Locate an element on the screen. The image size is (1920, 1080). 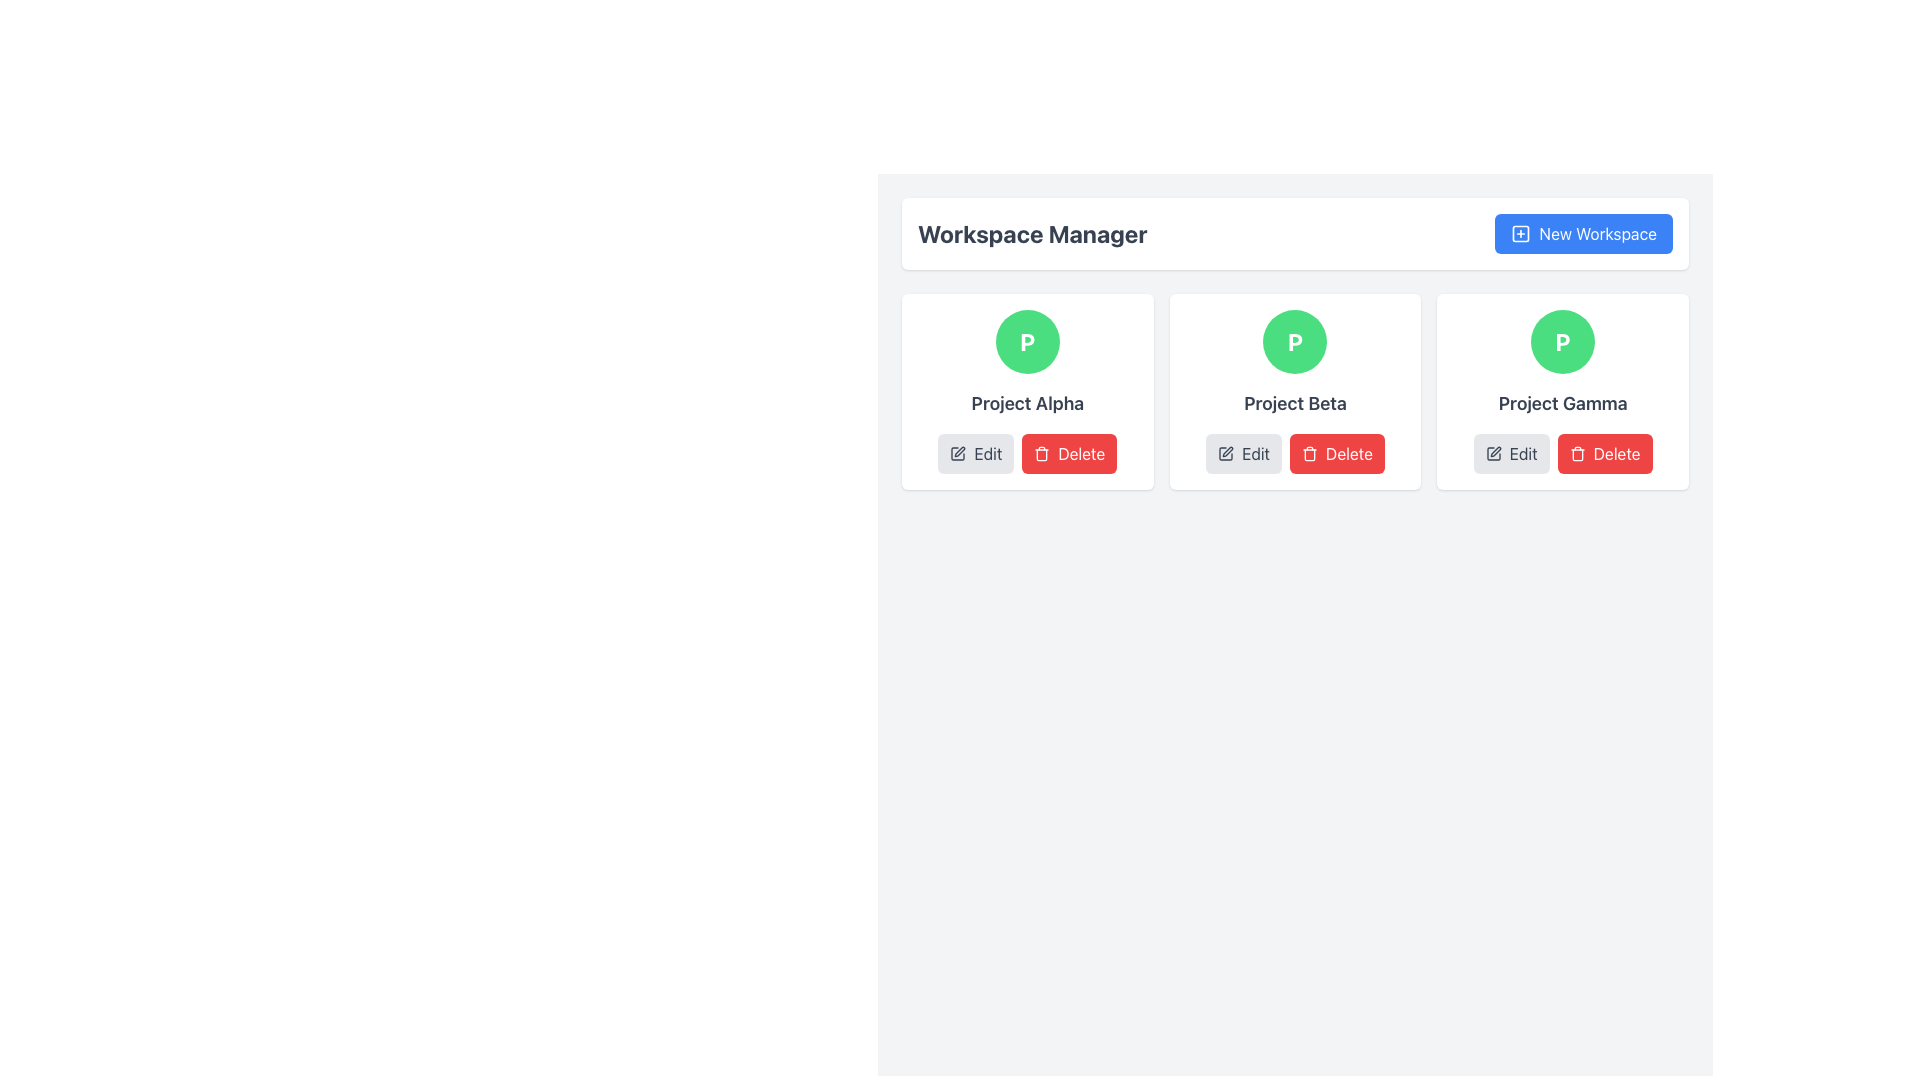
the 'Delete' button, which has a red background, white text, and a trash can icon, located below the workspace item title and to the right of the 'Edit' button is located at coordinates (1068, 454).